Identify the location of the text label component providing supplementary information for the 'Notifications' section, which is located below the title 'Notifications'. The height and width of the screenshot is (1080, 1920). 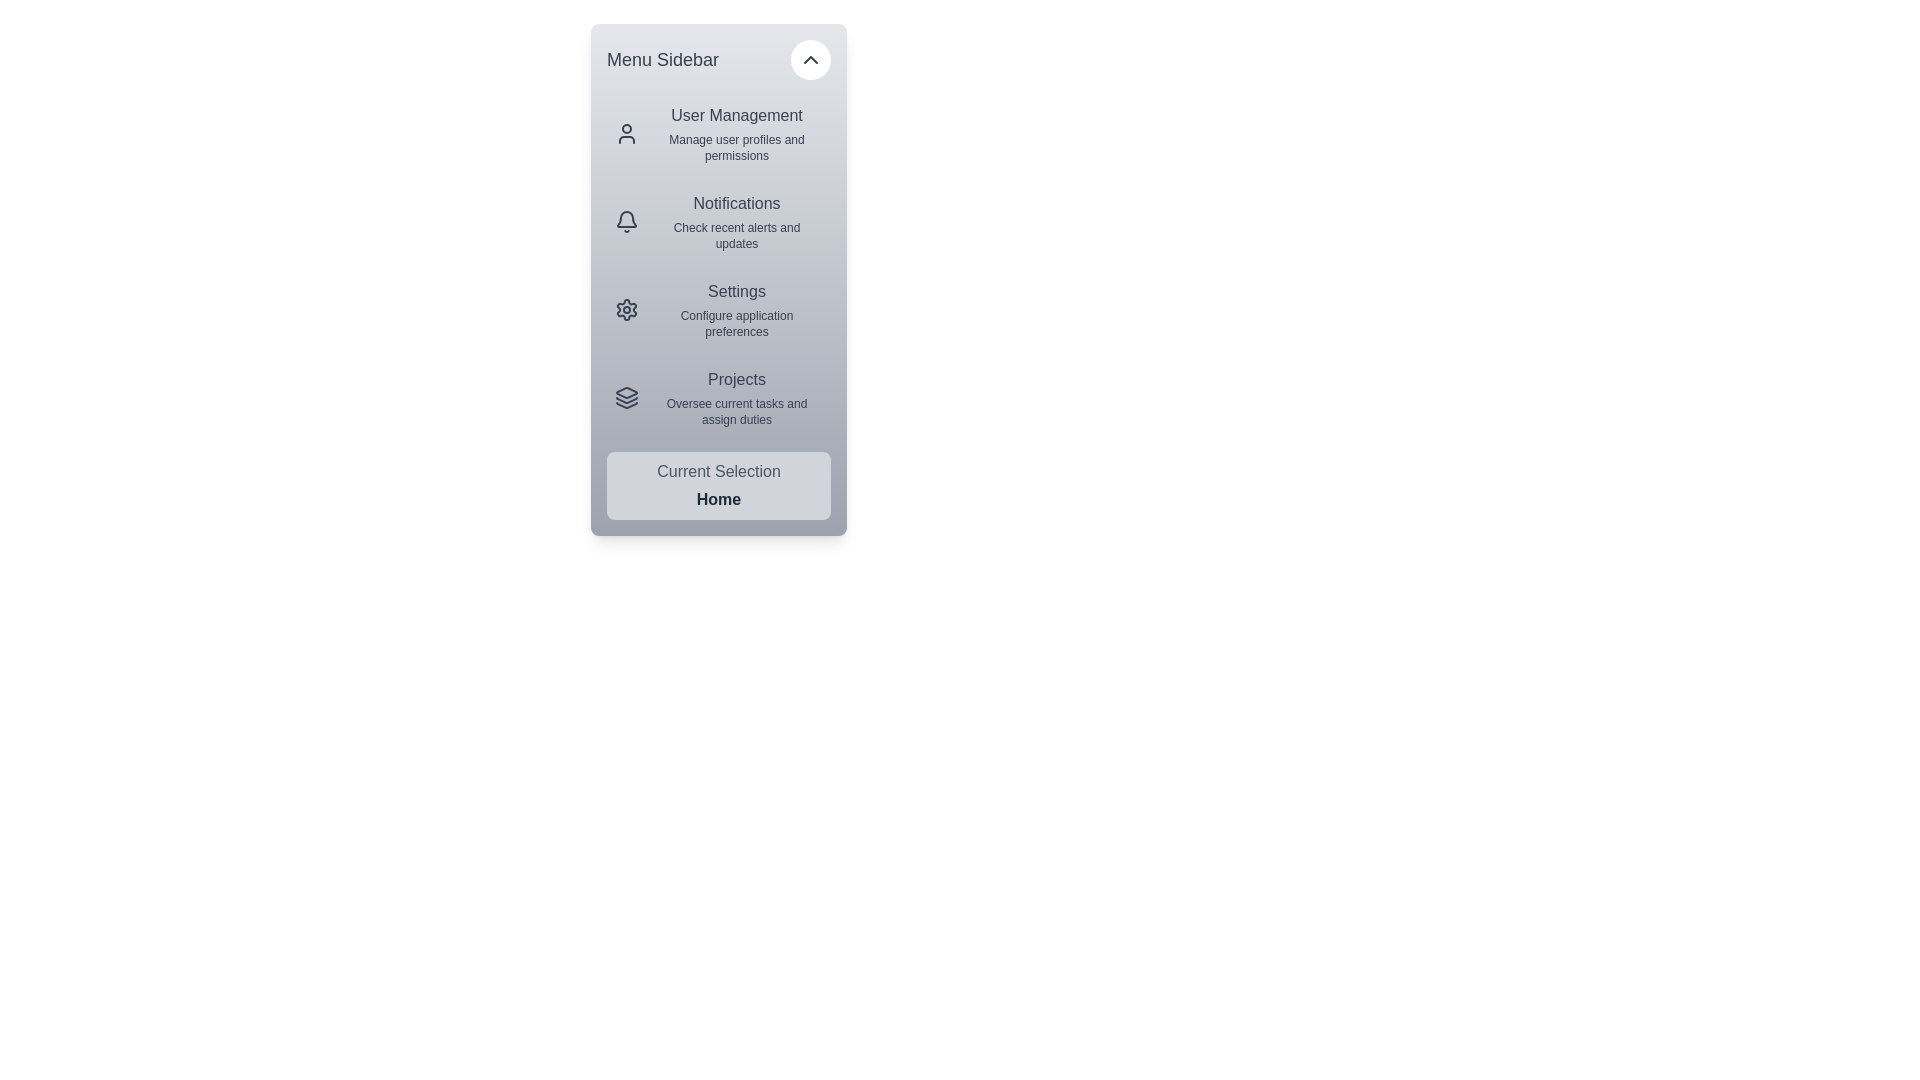
(736, 234).